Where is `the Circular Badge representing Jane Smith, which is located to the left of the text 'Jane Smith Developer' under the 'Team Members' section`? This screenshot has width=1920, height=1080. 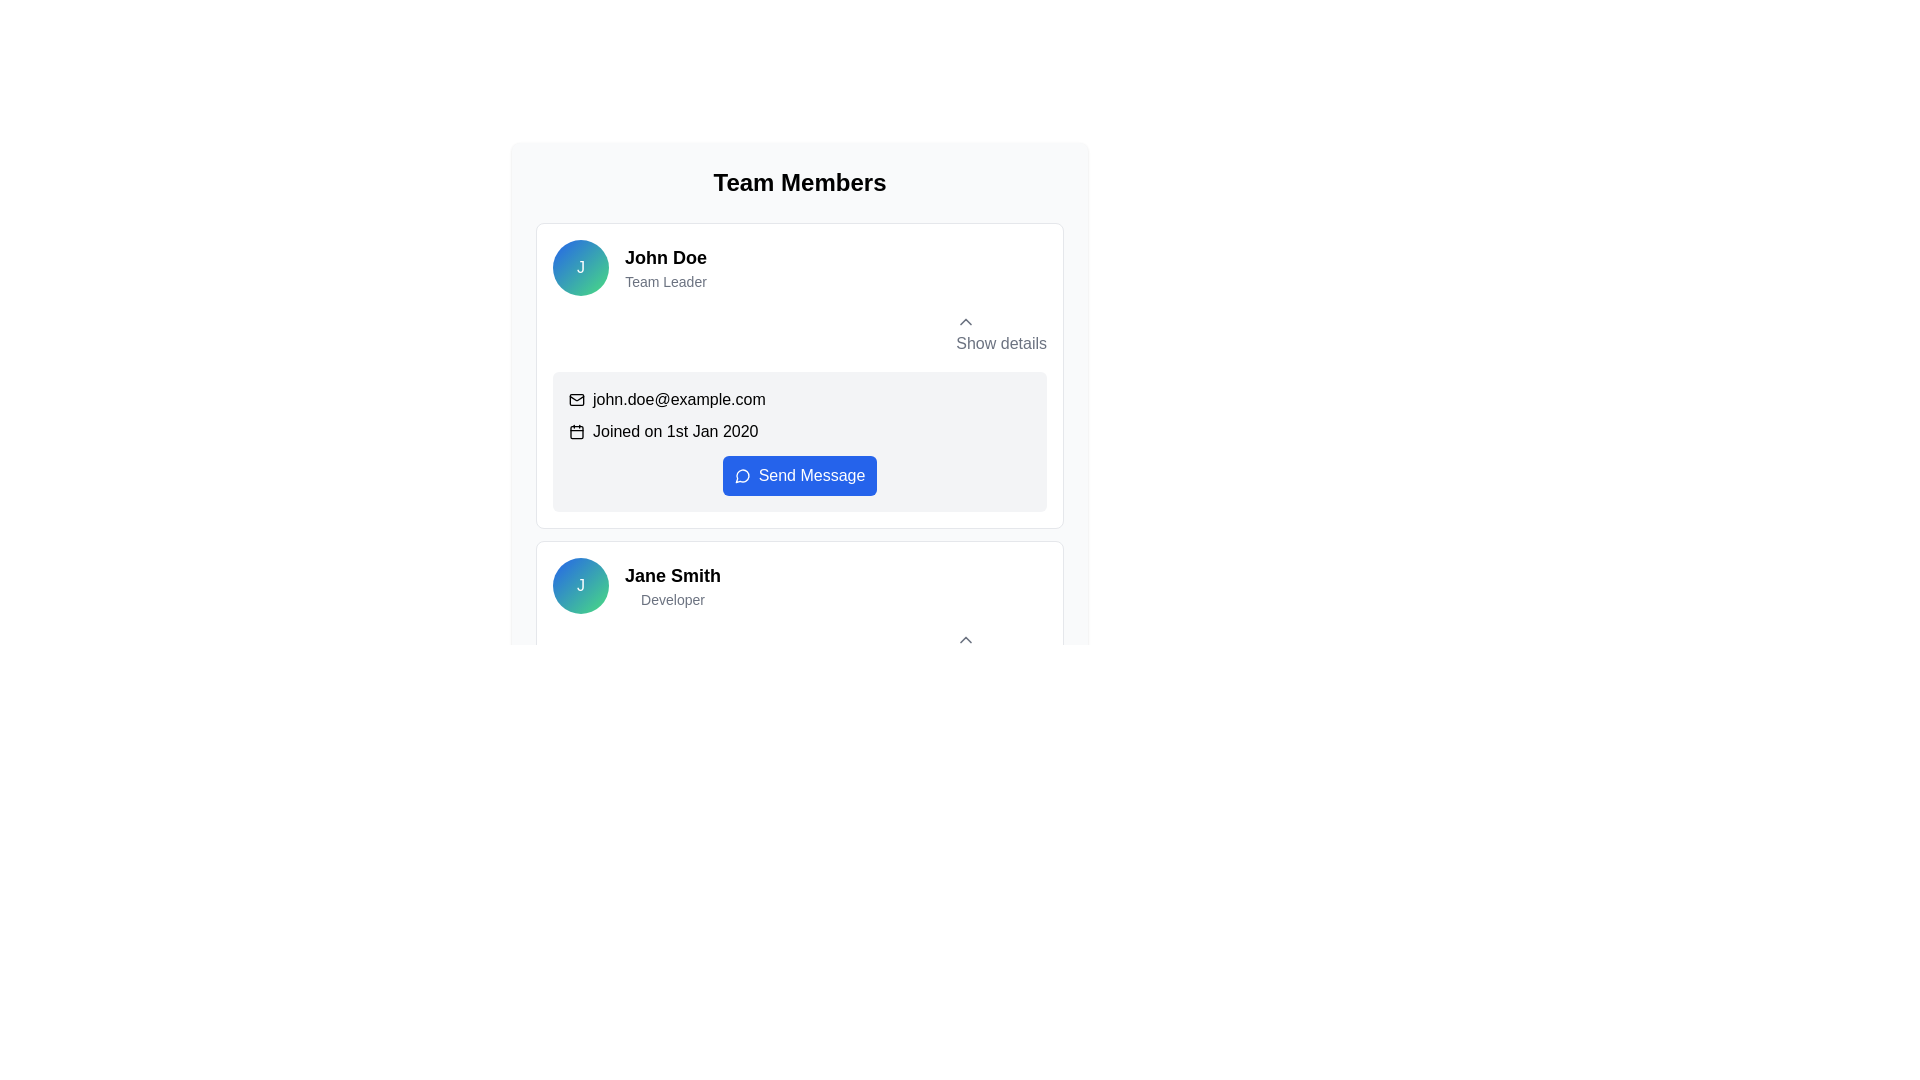
the Circular Badge representing Jane Smith, which is located to the left of the text 'Jane Smith Developer' under the 'Team Members' section is located at coordinates (579, 585).